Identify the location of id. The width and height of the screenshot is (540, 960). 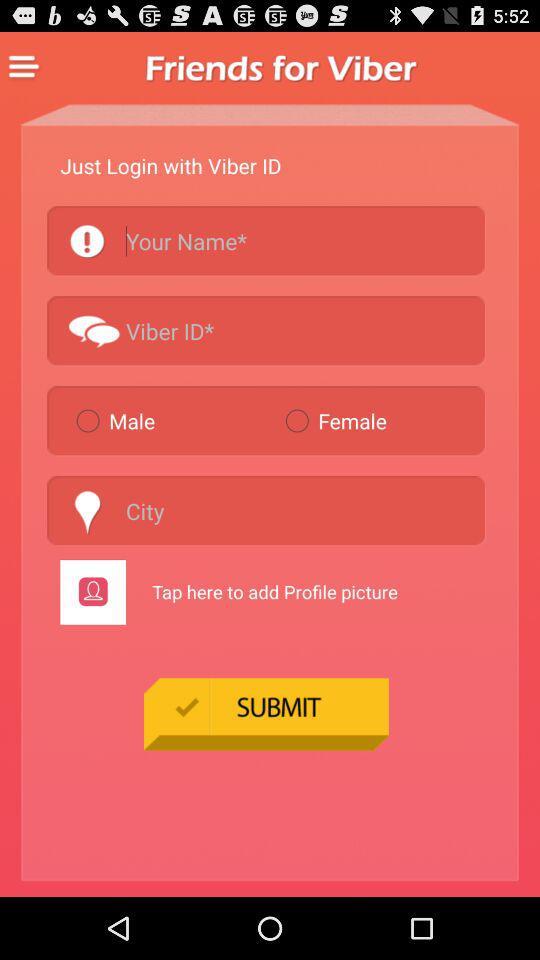
(266, 330).